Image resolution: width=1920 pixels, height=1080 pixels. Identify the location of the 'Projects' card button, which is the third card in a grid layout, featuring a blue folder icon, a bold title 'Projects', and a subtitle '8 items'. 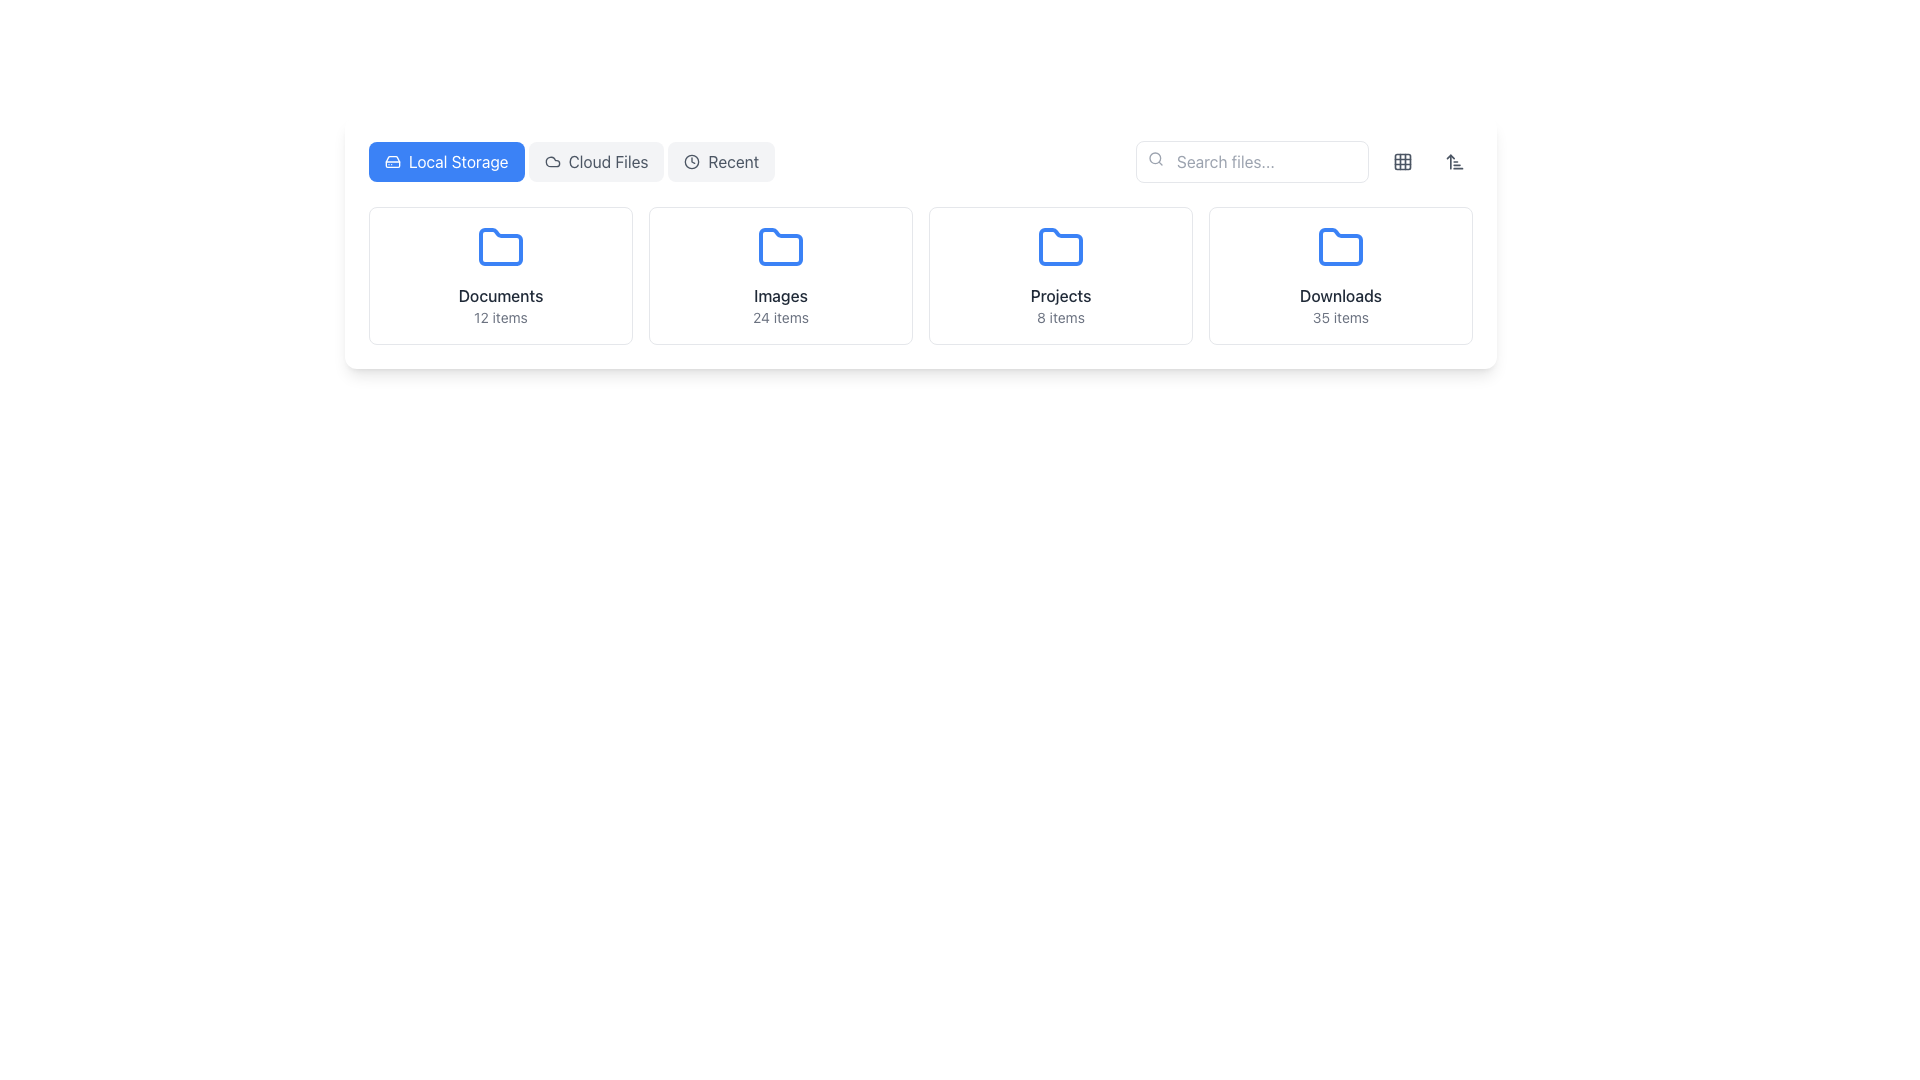
(1059, 276).